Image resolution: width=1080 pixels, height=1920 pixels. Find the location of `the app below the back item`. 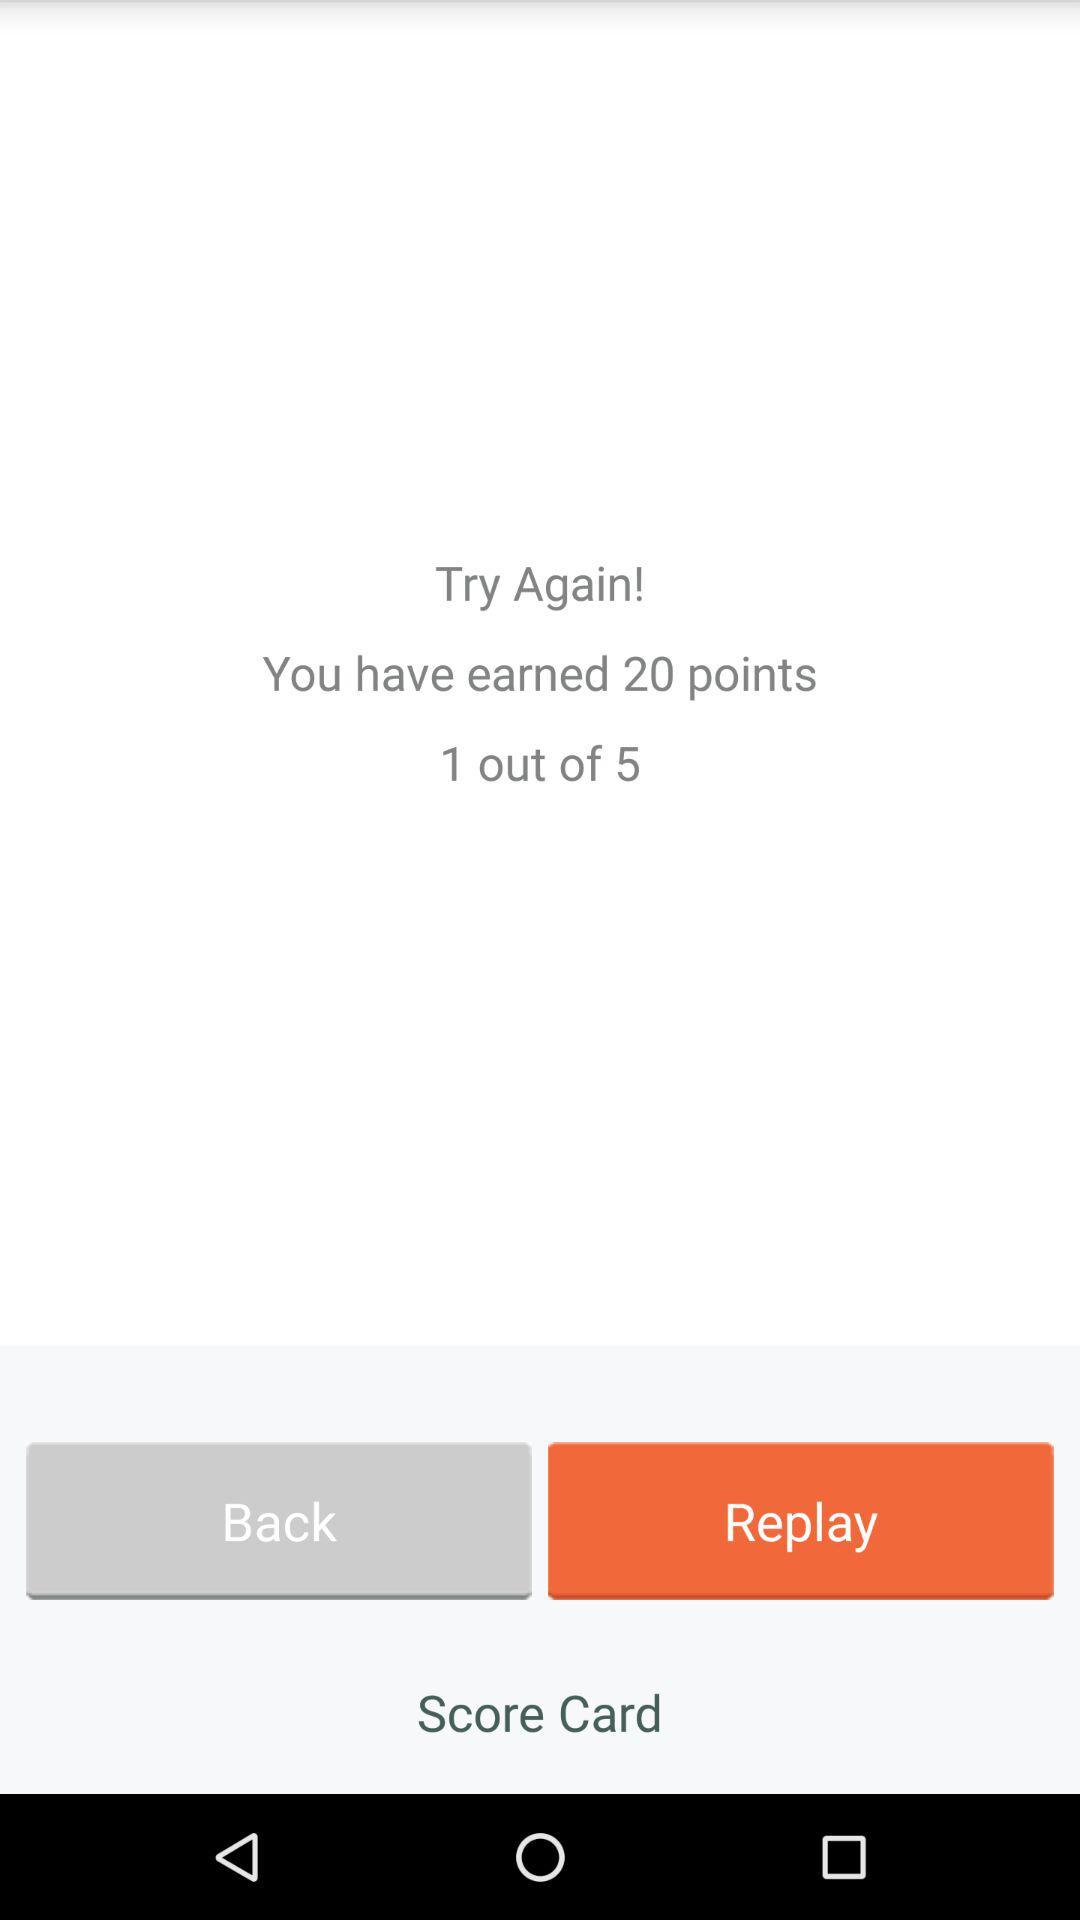

the app below the back item is located at coordinates (540, 1711).